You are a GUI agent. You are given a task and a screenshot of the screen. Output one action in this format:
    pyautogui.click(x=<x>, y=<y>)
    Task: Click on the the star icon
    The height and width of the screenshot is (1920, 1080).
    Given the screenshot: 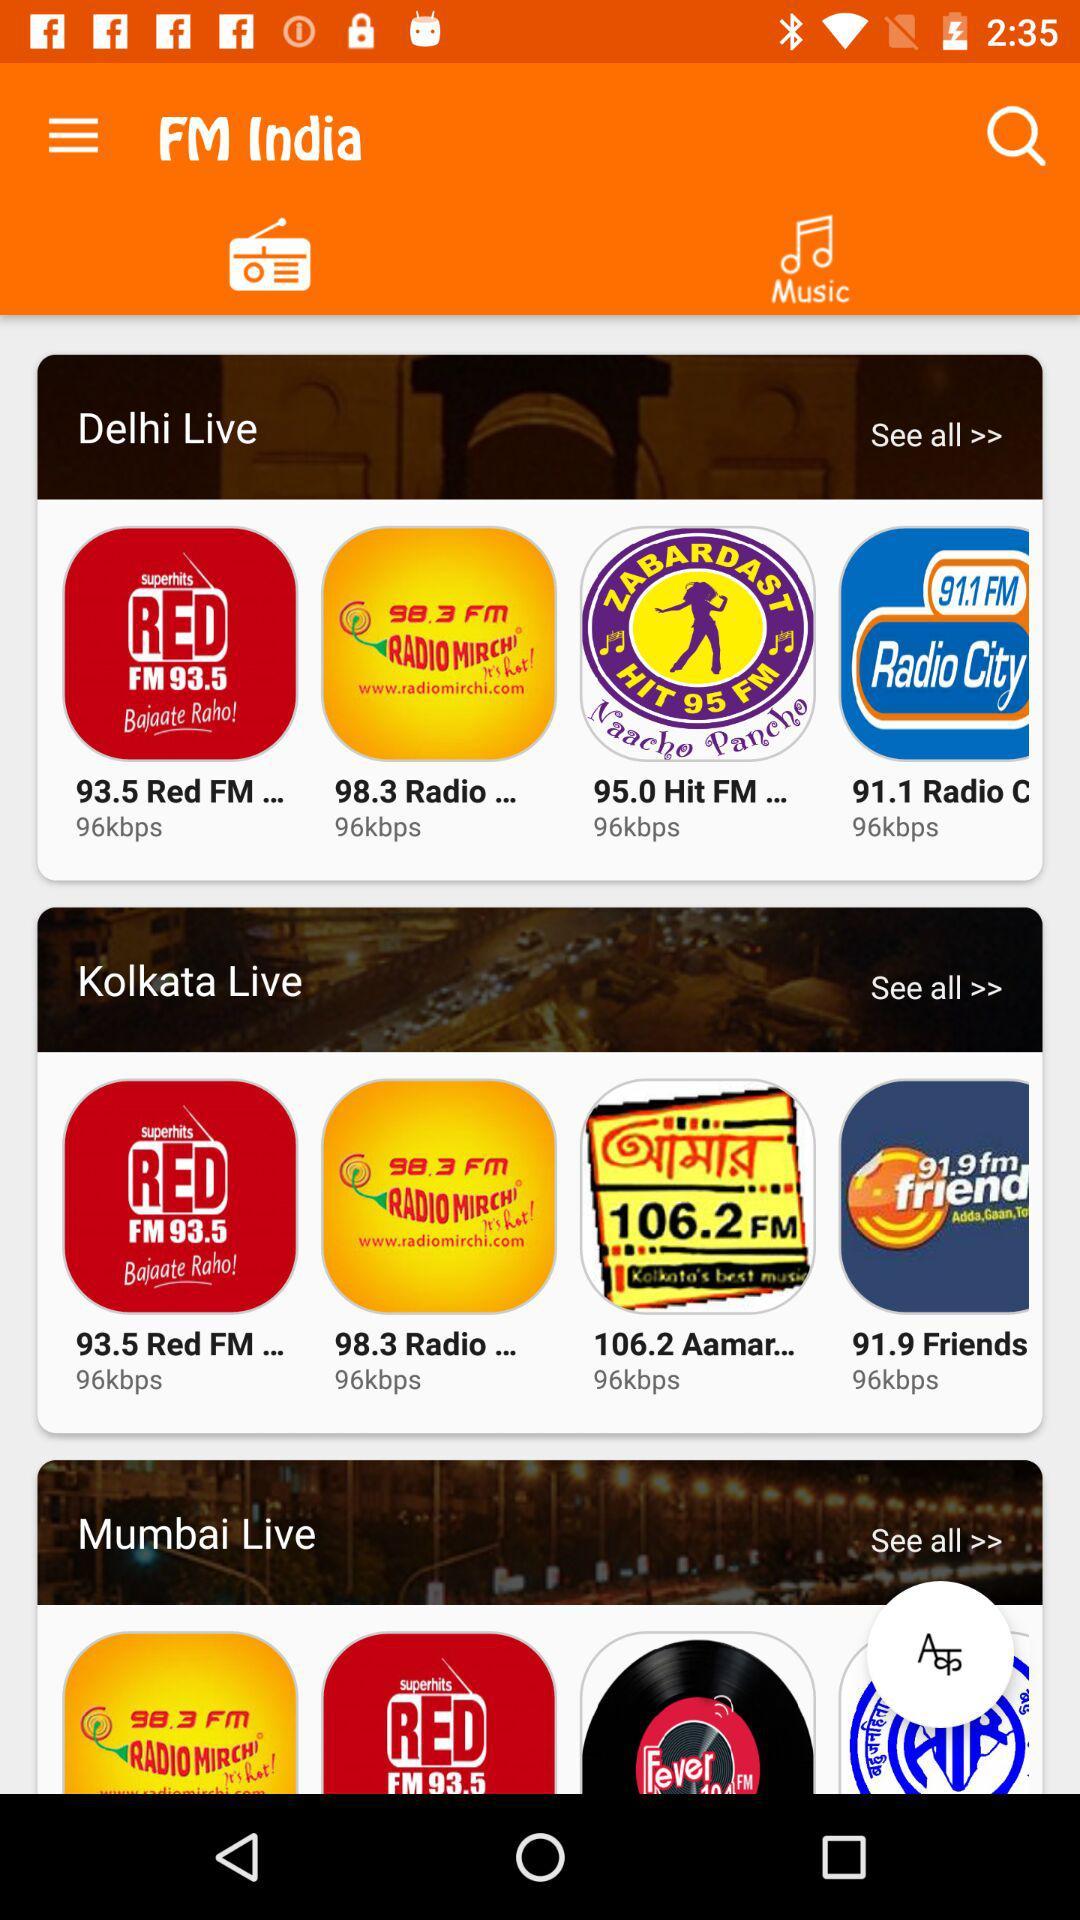 What is the action you would take?
    pyautogui.click(x=940, y=1654)
    